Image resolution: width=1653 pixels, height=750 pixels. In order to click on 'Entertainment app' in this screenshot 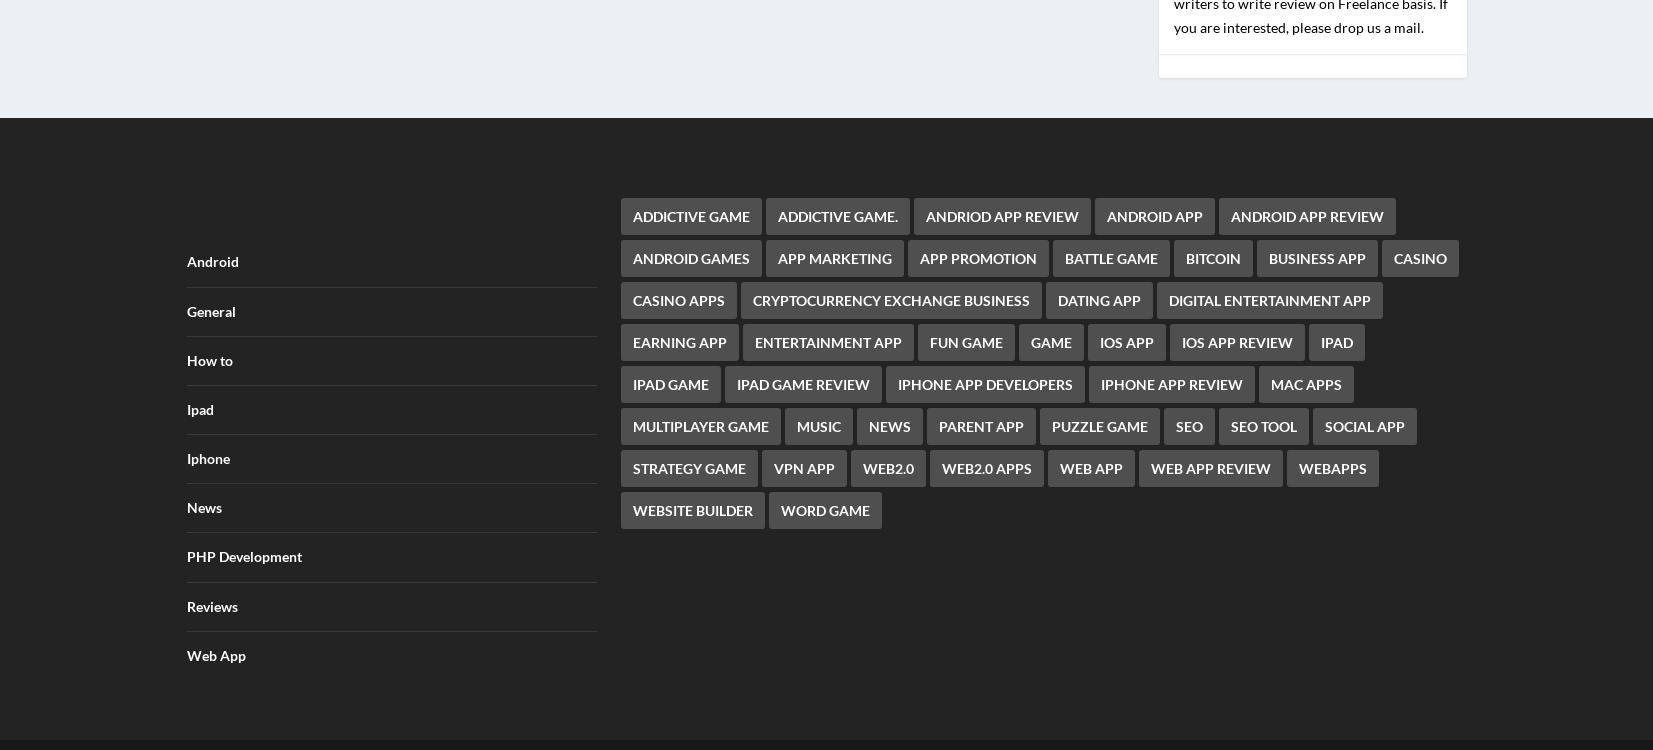, I will do `click(753, 328)`.